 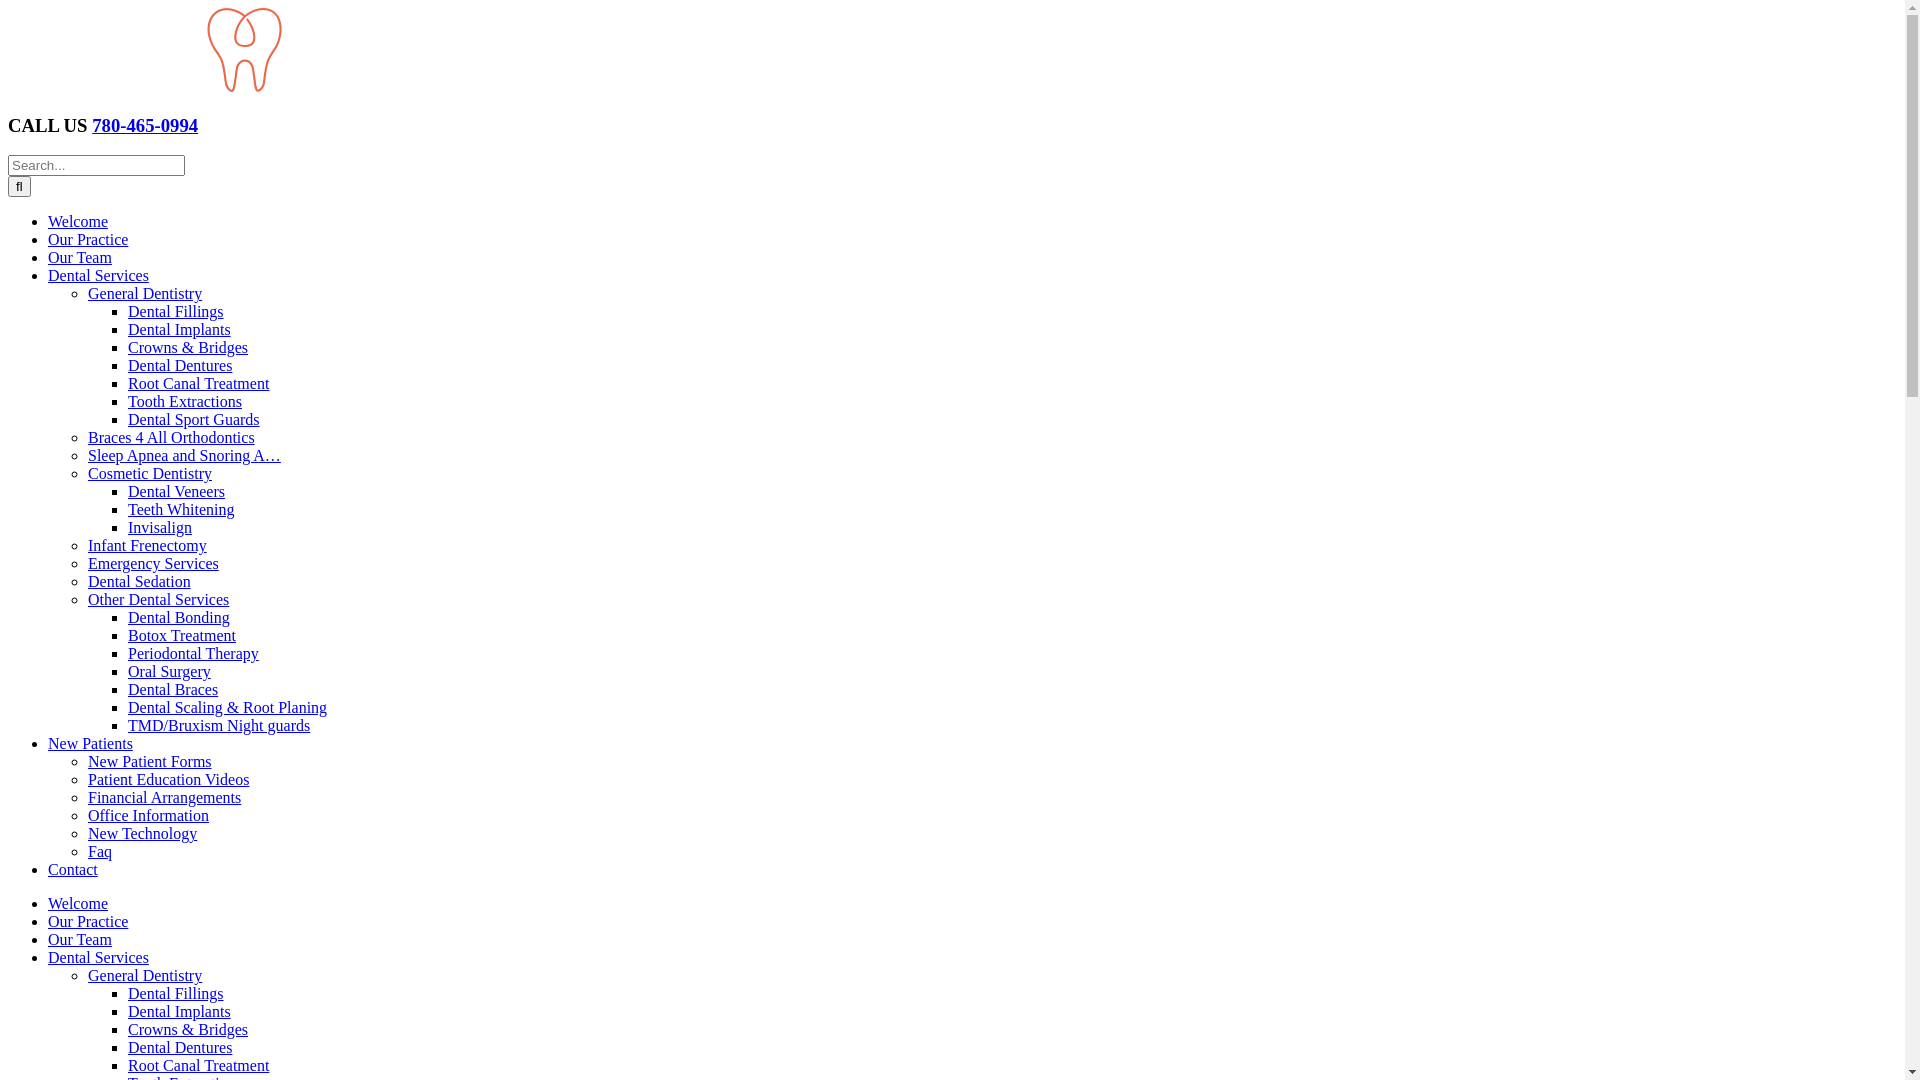 What do you see at coordinates (97, 956) in the screenshot?
I see `'Dental Services'` at bounding box center [97, 956].